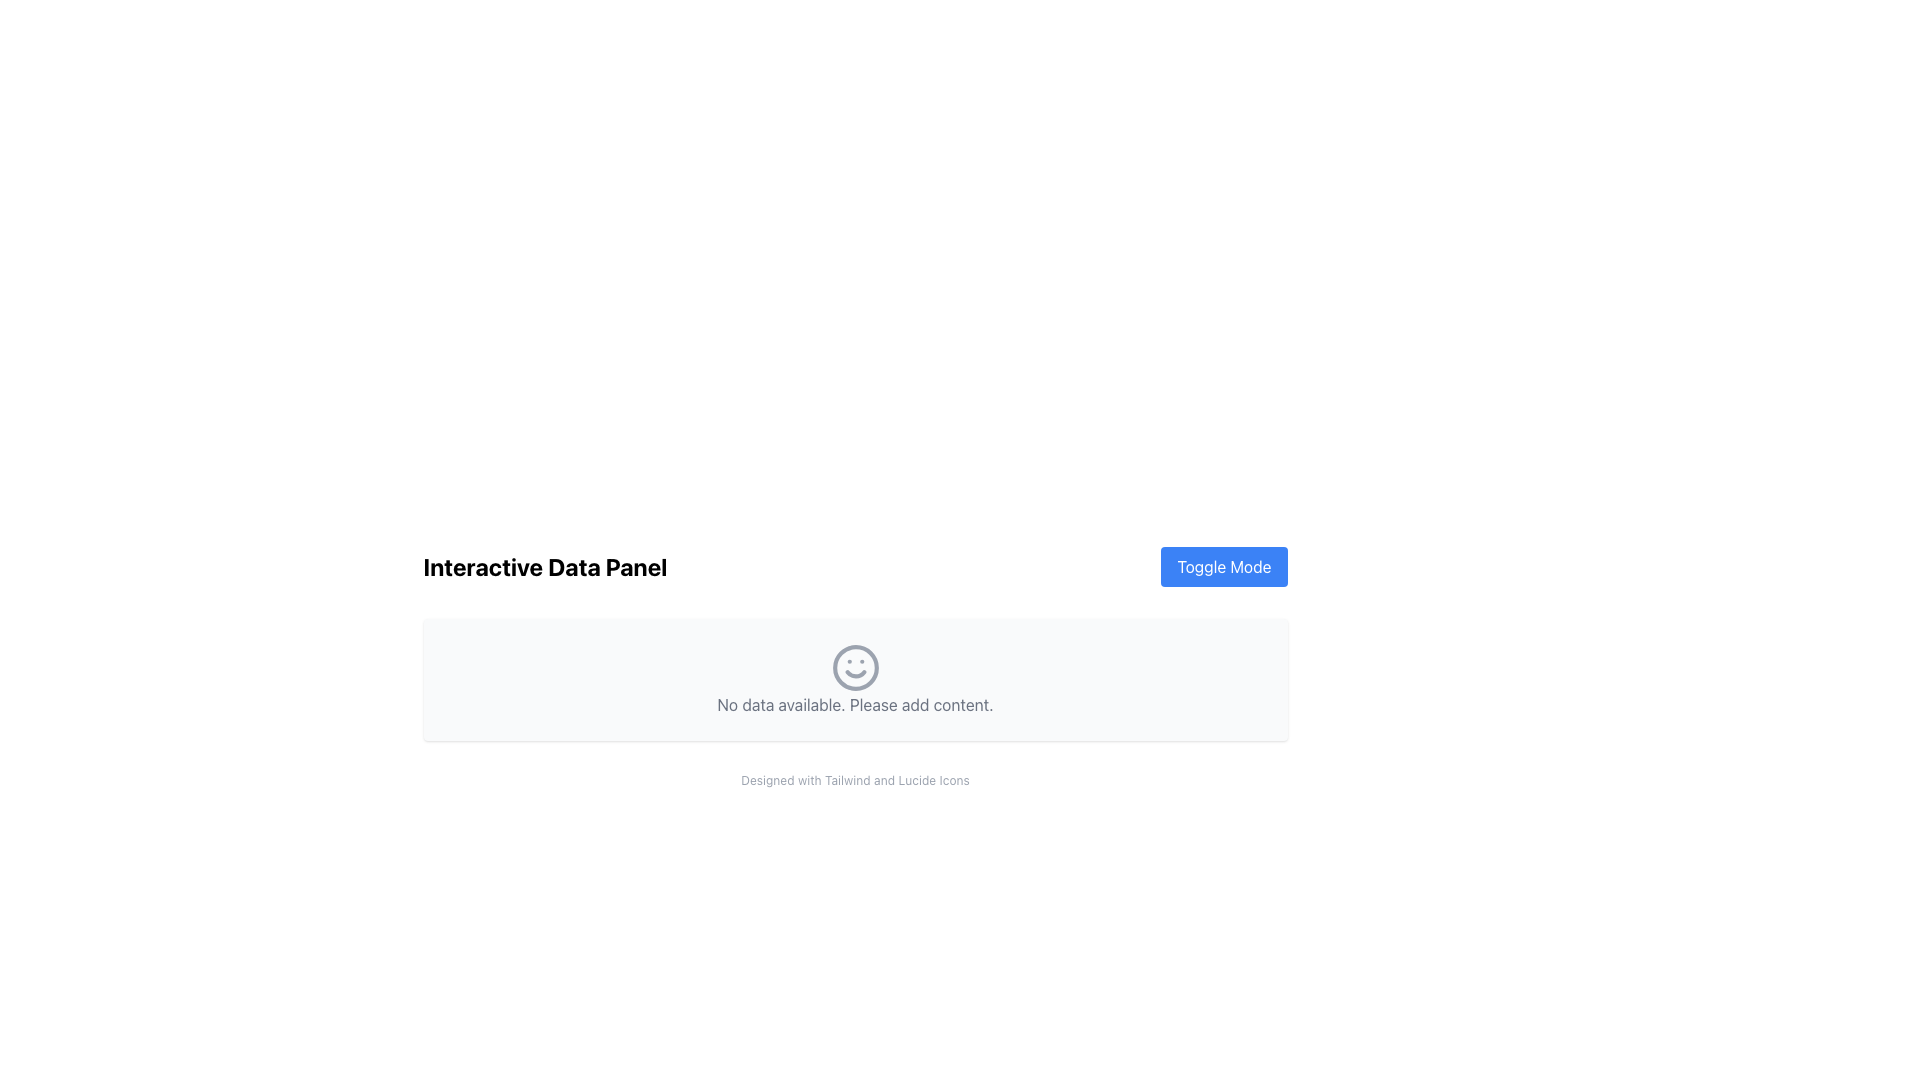 This screenshot has width=1920, height=1080. What do you see at coordinates (855, 779) in the screenshot?
I see `the static text element that displays 'Designed with Tailwind and Lucide Icons.' located at the bottom of the panel` at bounding box center [855, 779].